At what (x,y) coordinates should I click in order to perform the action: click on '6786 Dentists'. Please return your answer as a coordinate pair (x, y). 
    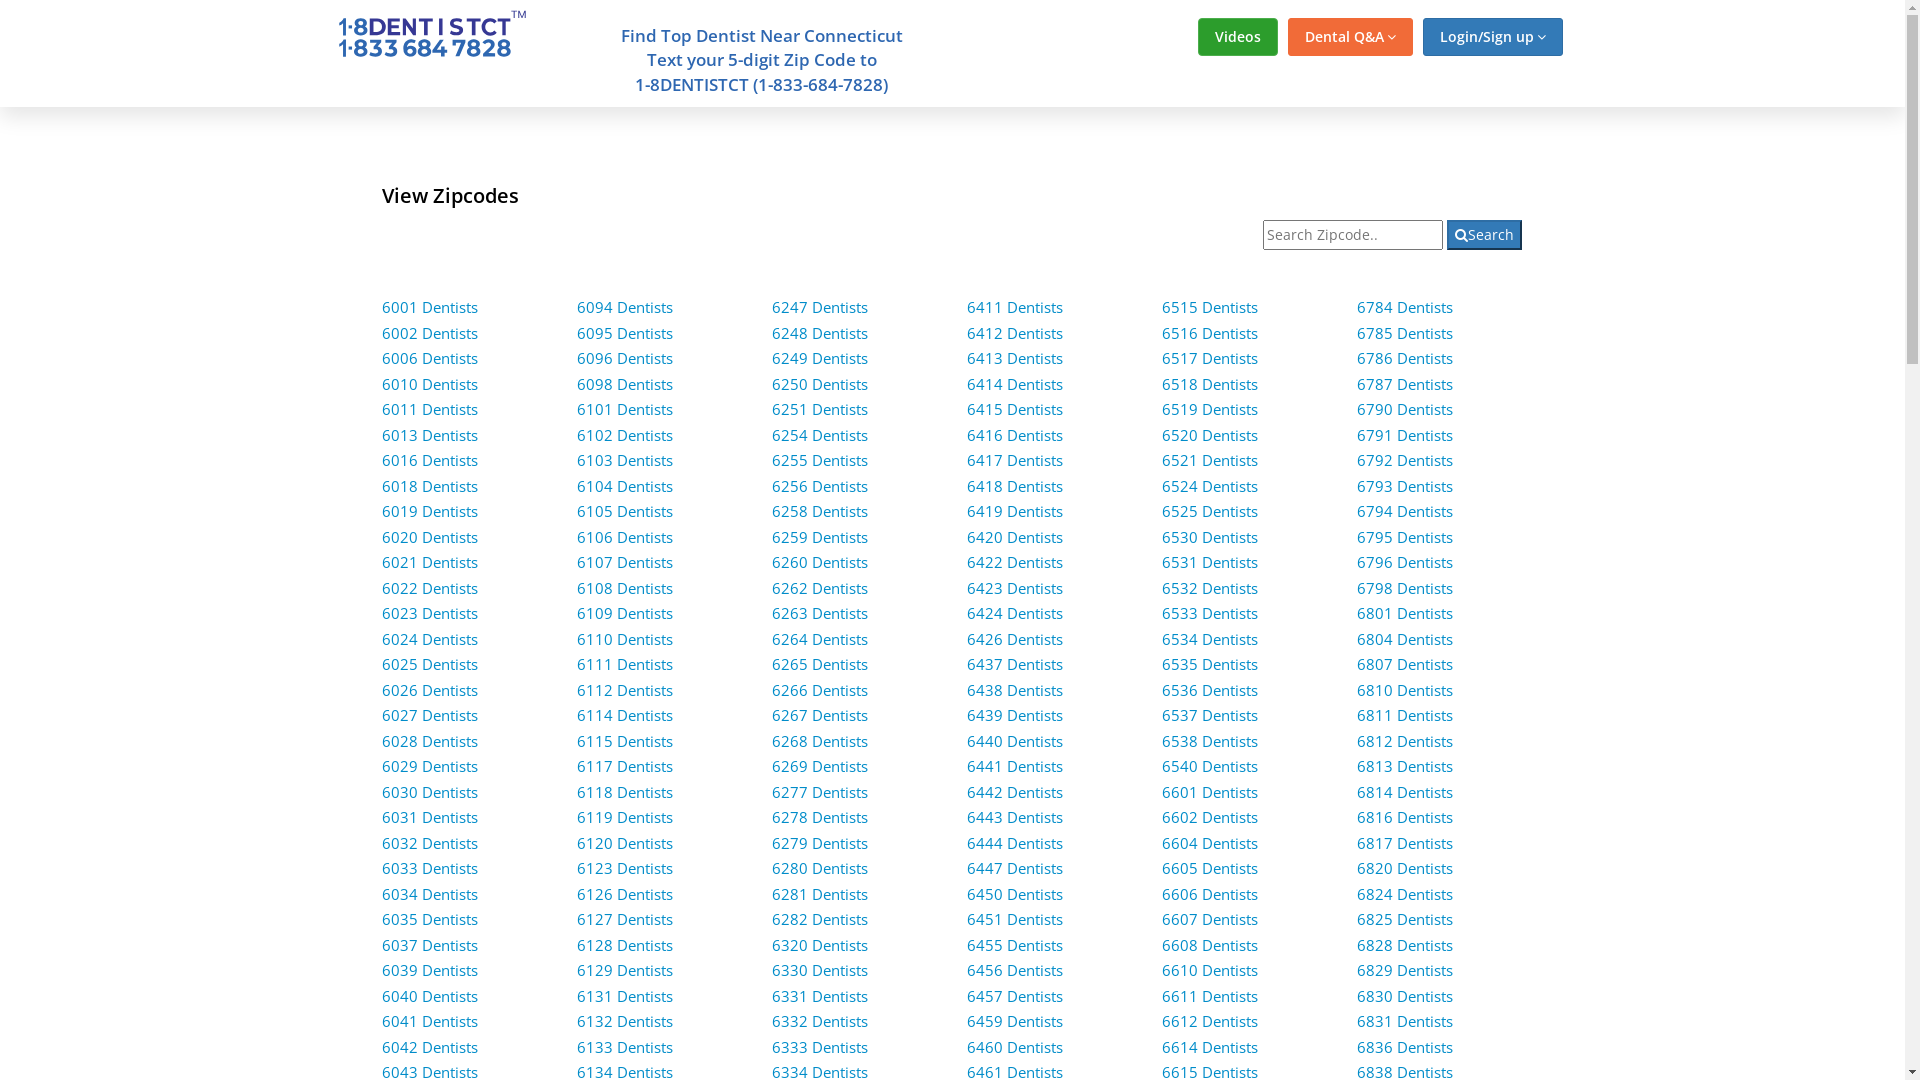
    Looking at the image, I should click on (1404, 357).